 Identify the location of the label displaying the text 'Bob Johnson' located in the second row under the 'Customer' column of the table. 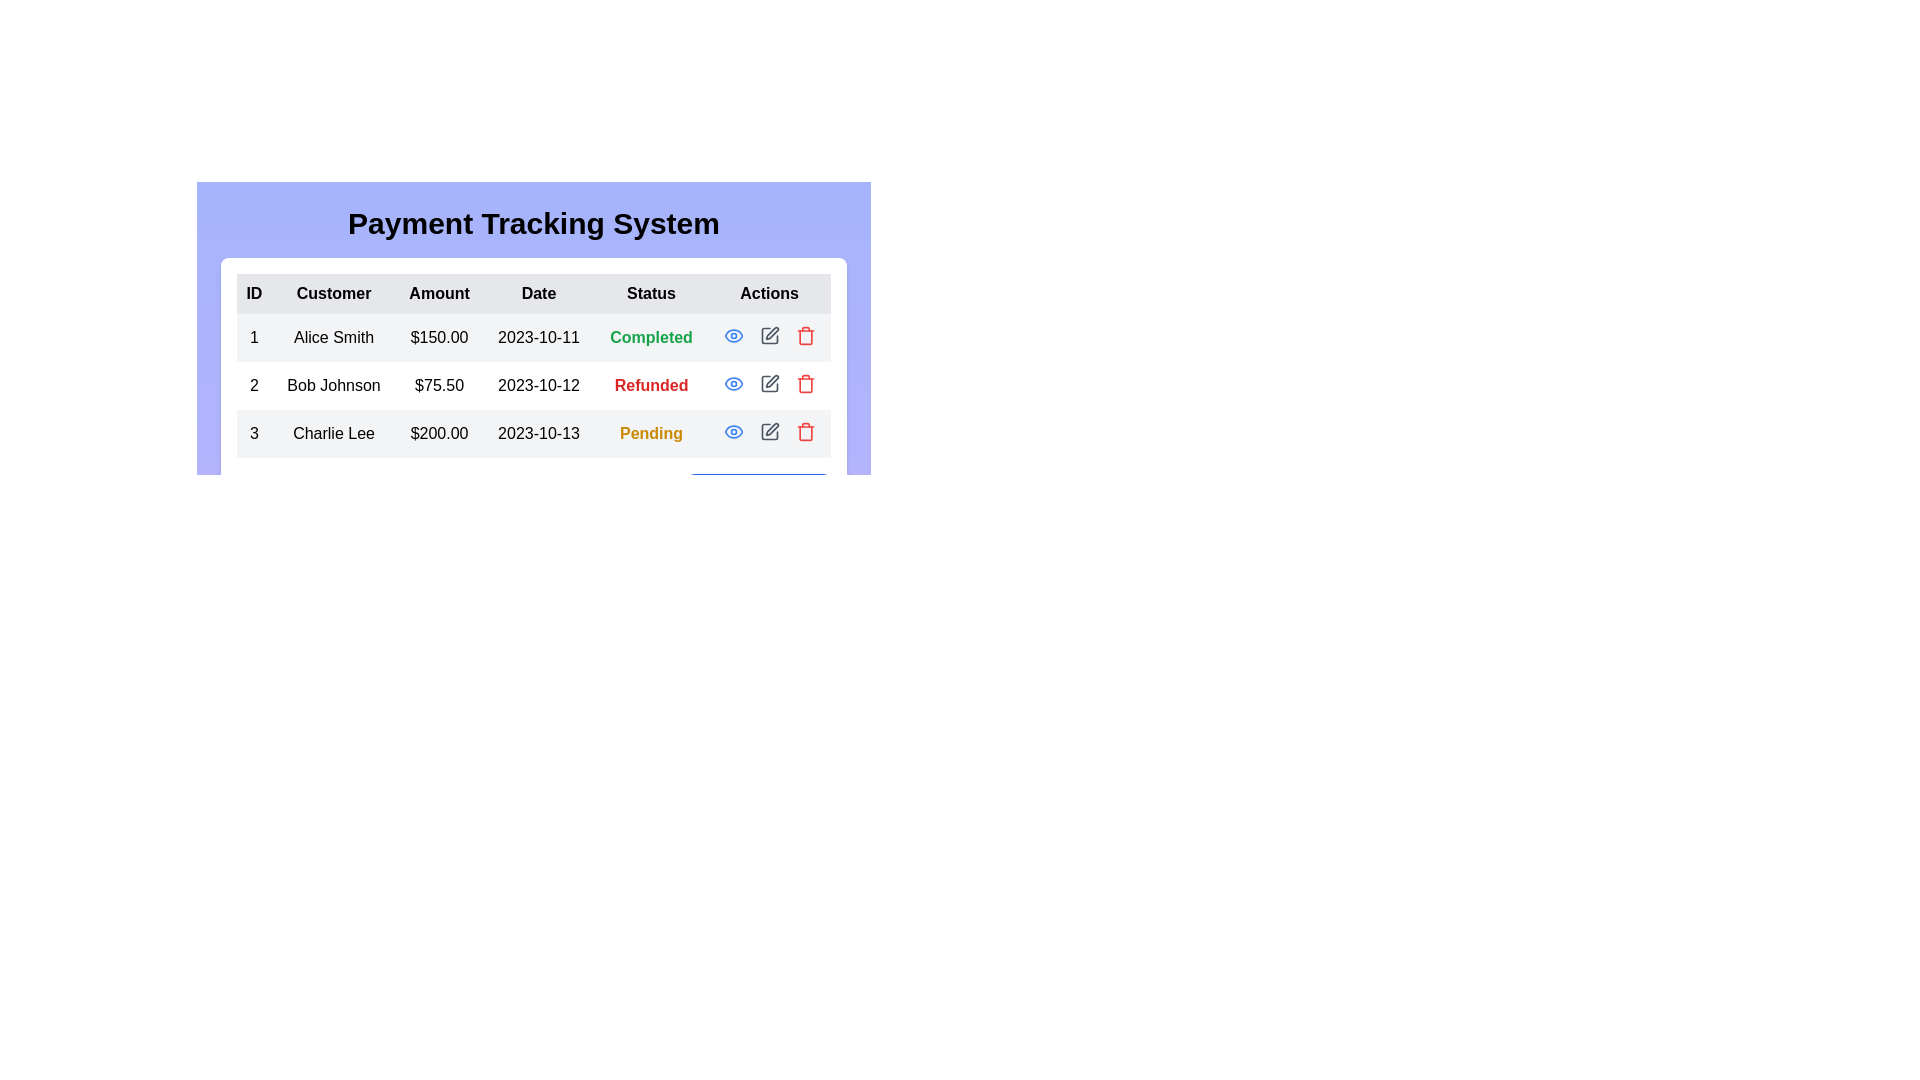
(334, 385).